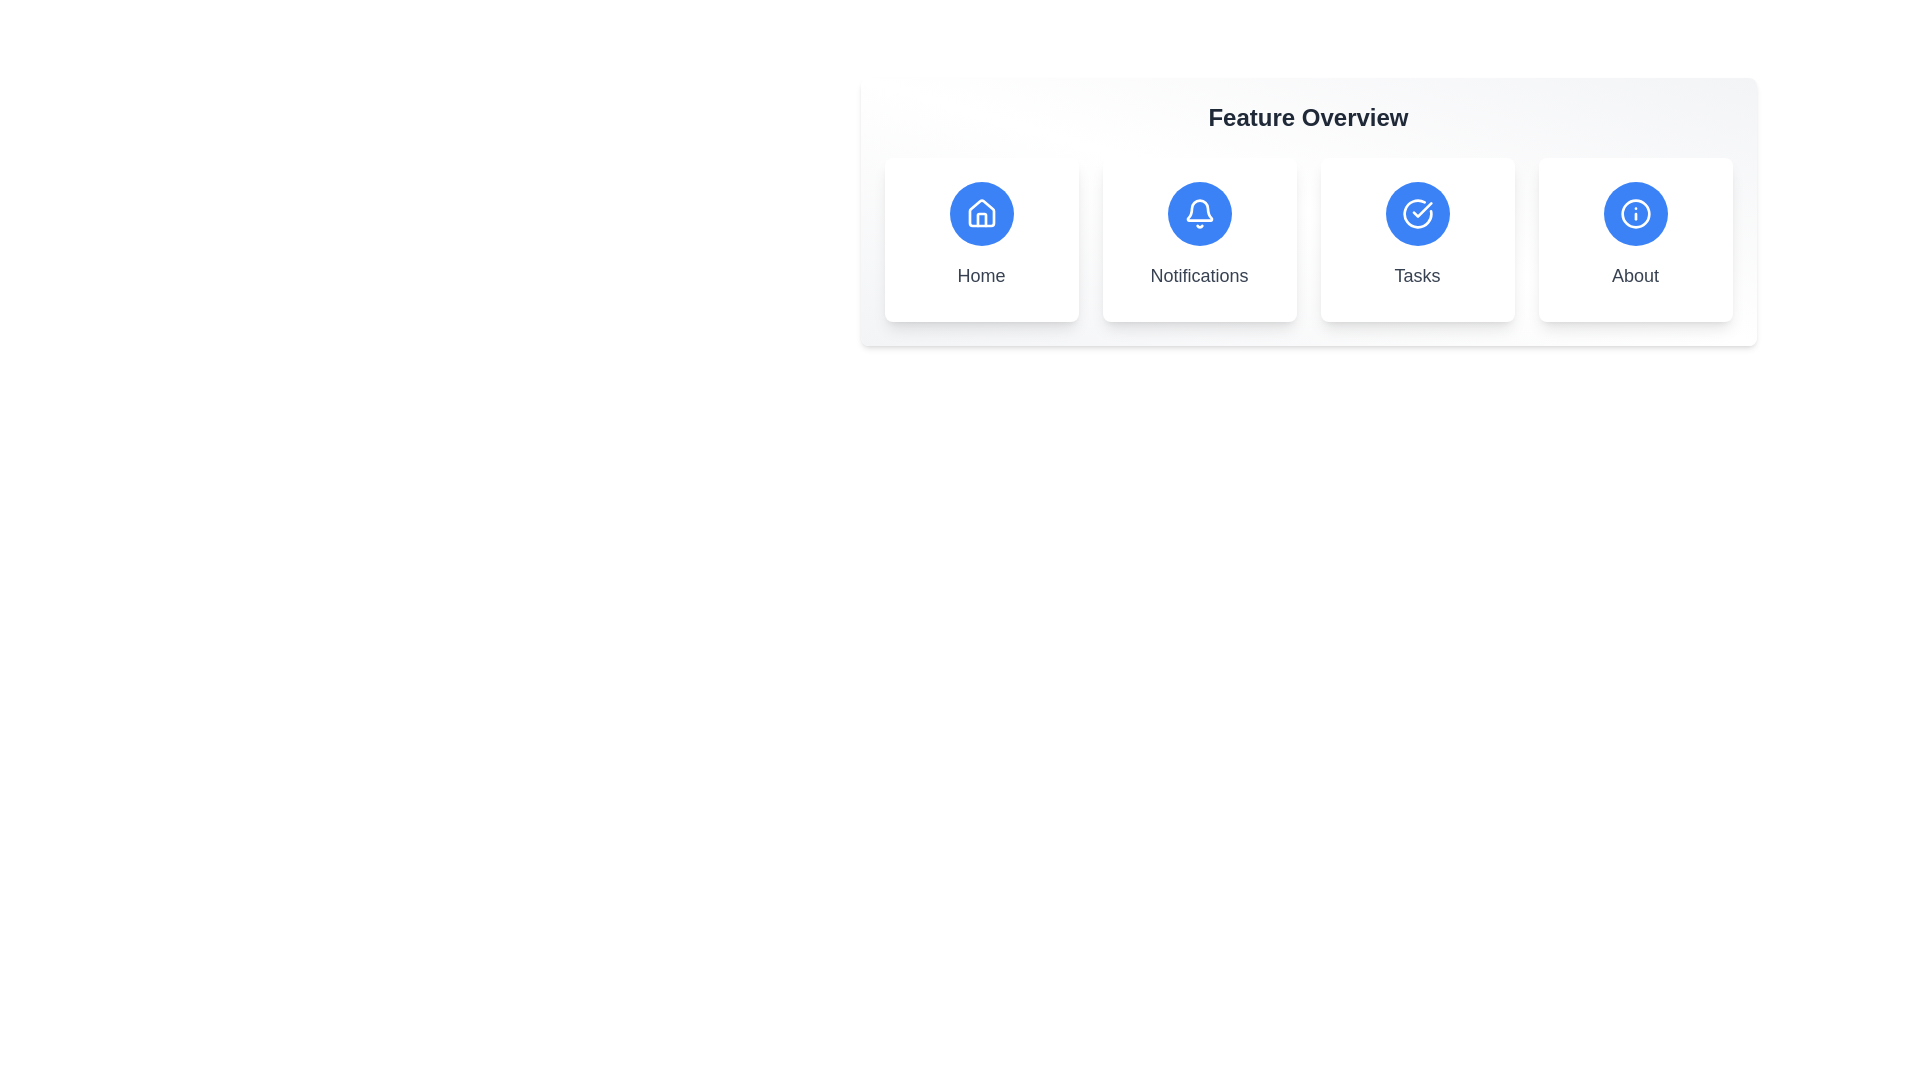 Image resolution: width=1920 pixels, height=1080 pixels. What do you see at coordinates (1416, 213) in the screenshot?
I see `the status indicator icon located in the third tile of the 'Tasks' section, which is centrally positioned within the tile` at bounding box center [1416, 213].